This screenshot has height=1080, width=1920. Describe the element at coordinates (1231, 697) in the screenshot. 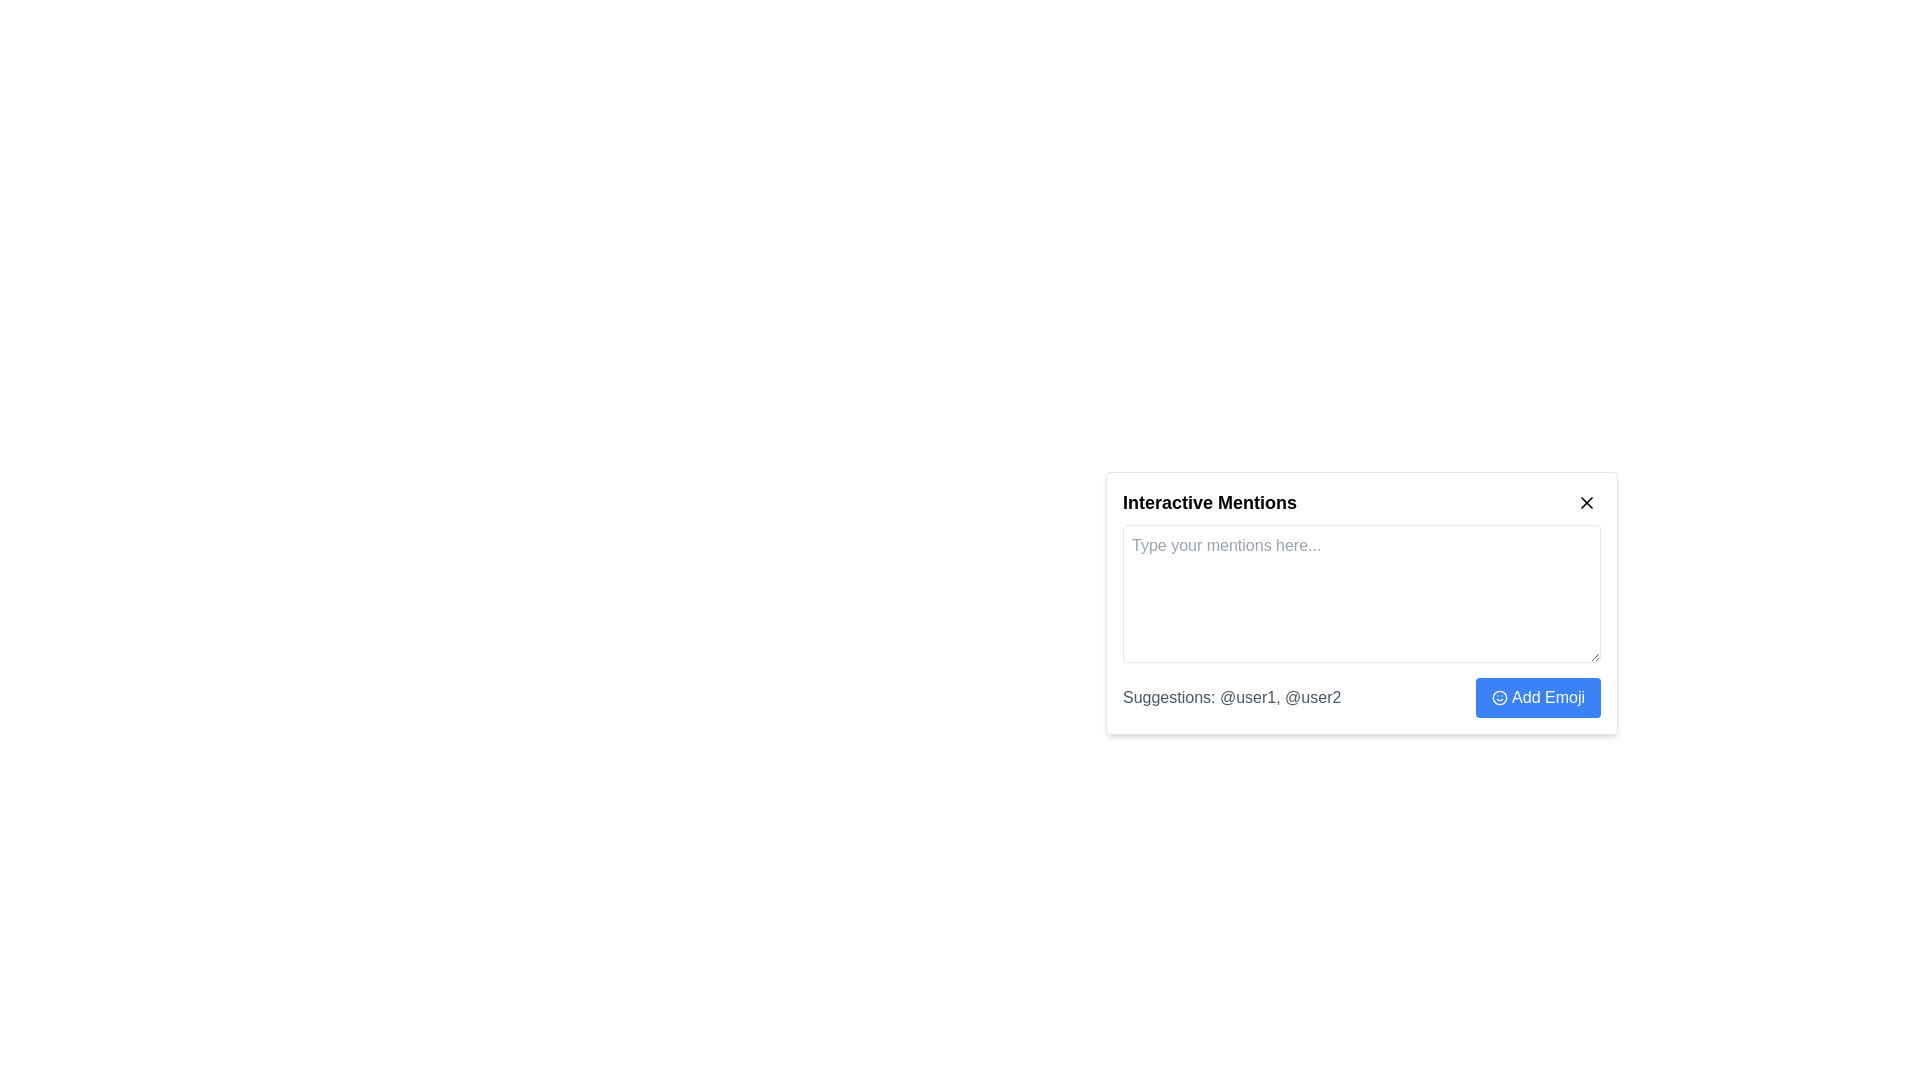

I see `the text label that displays 'Suggestions: @user1, @user2', located near the bottom-left corner of the suggestion panel, to the left of the 'Add Emoji' button` at that location.